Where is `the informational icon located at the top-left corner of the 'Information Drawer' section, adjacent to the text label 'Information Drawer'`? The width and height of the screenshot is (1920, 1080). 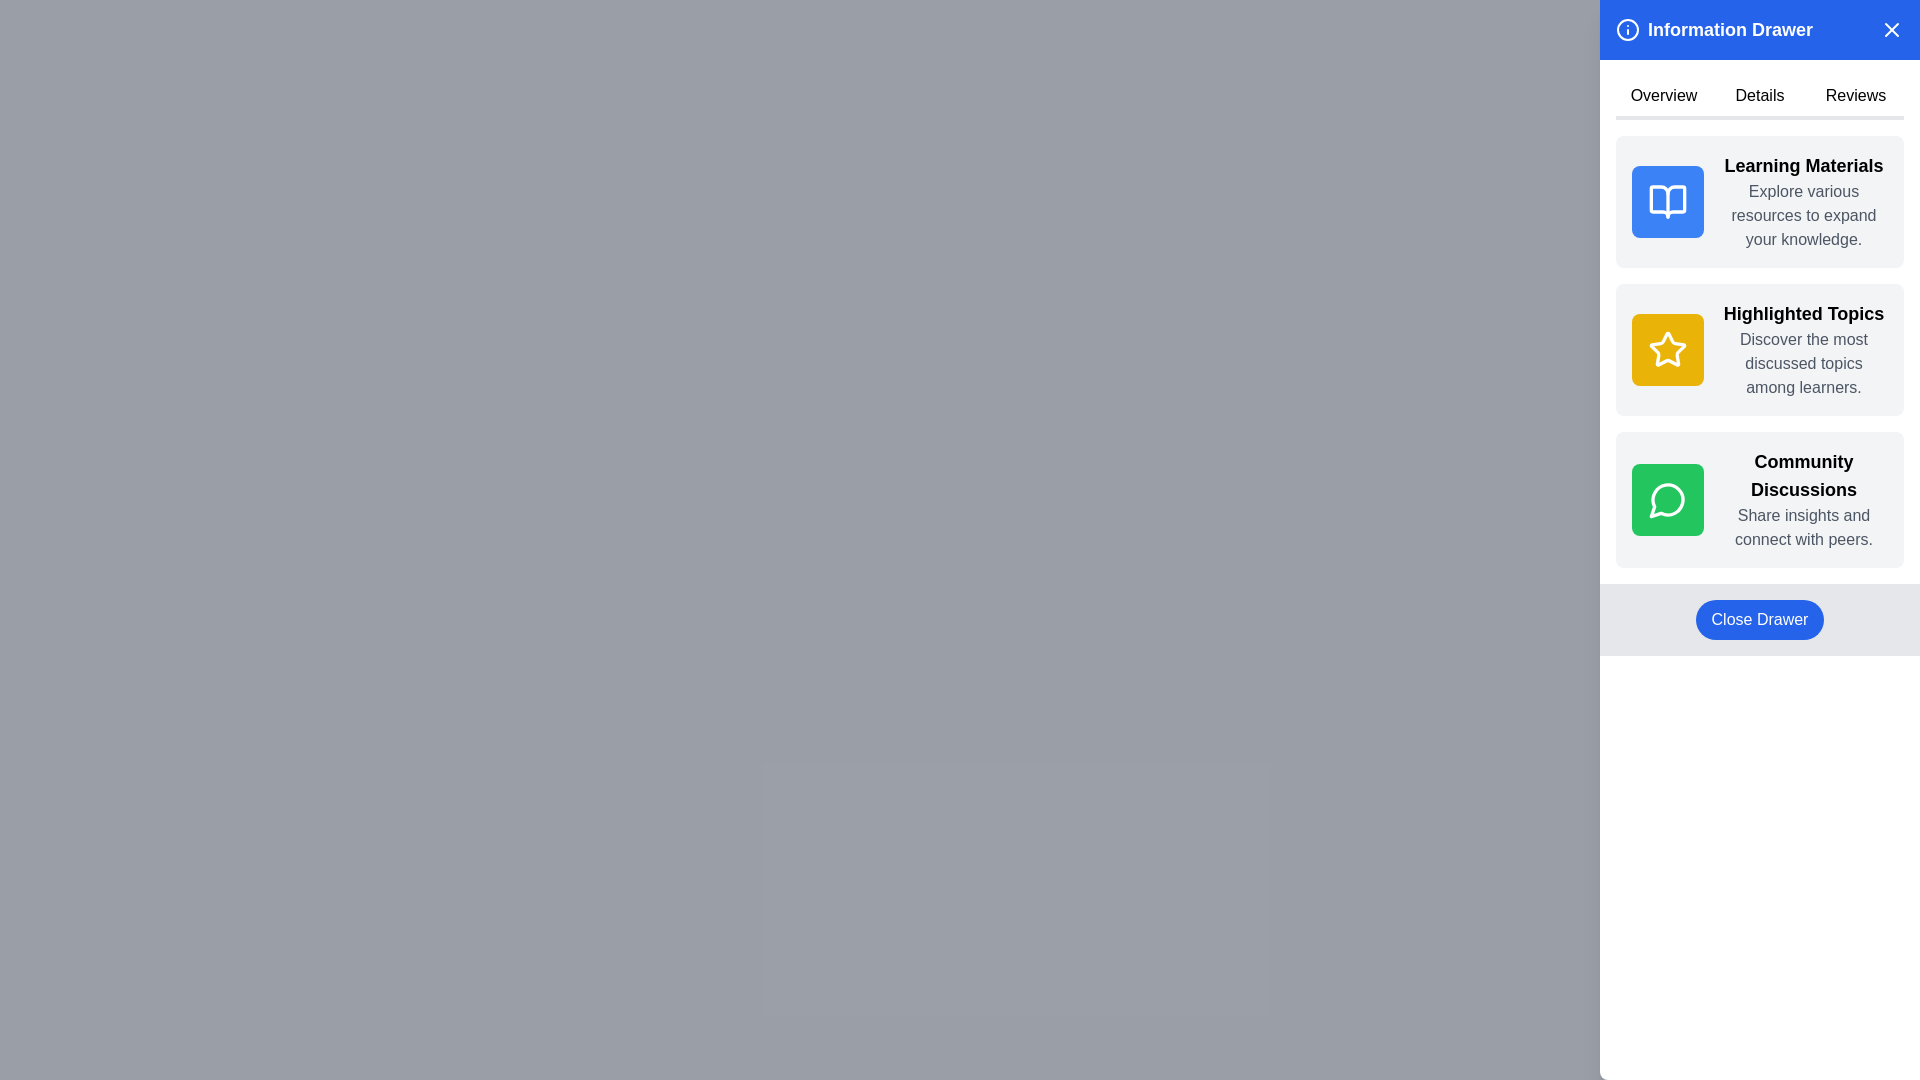
the informational icon located at the top-left corner of the 'Information Drawer' section, adjacent to the text label 'Information Drawer' is located at coordinates (1627, 30).